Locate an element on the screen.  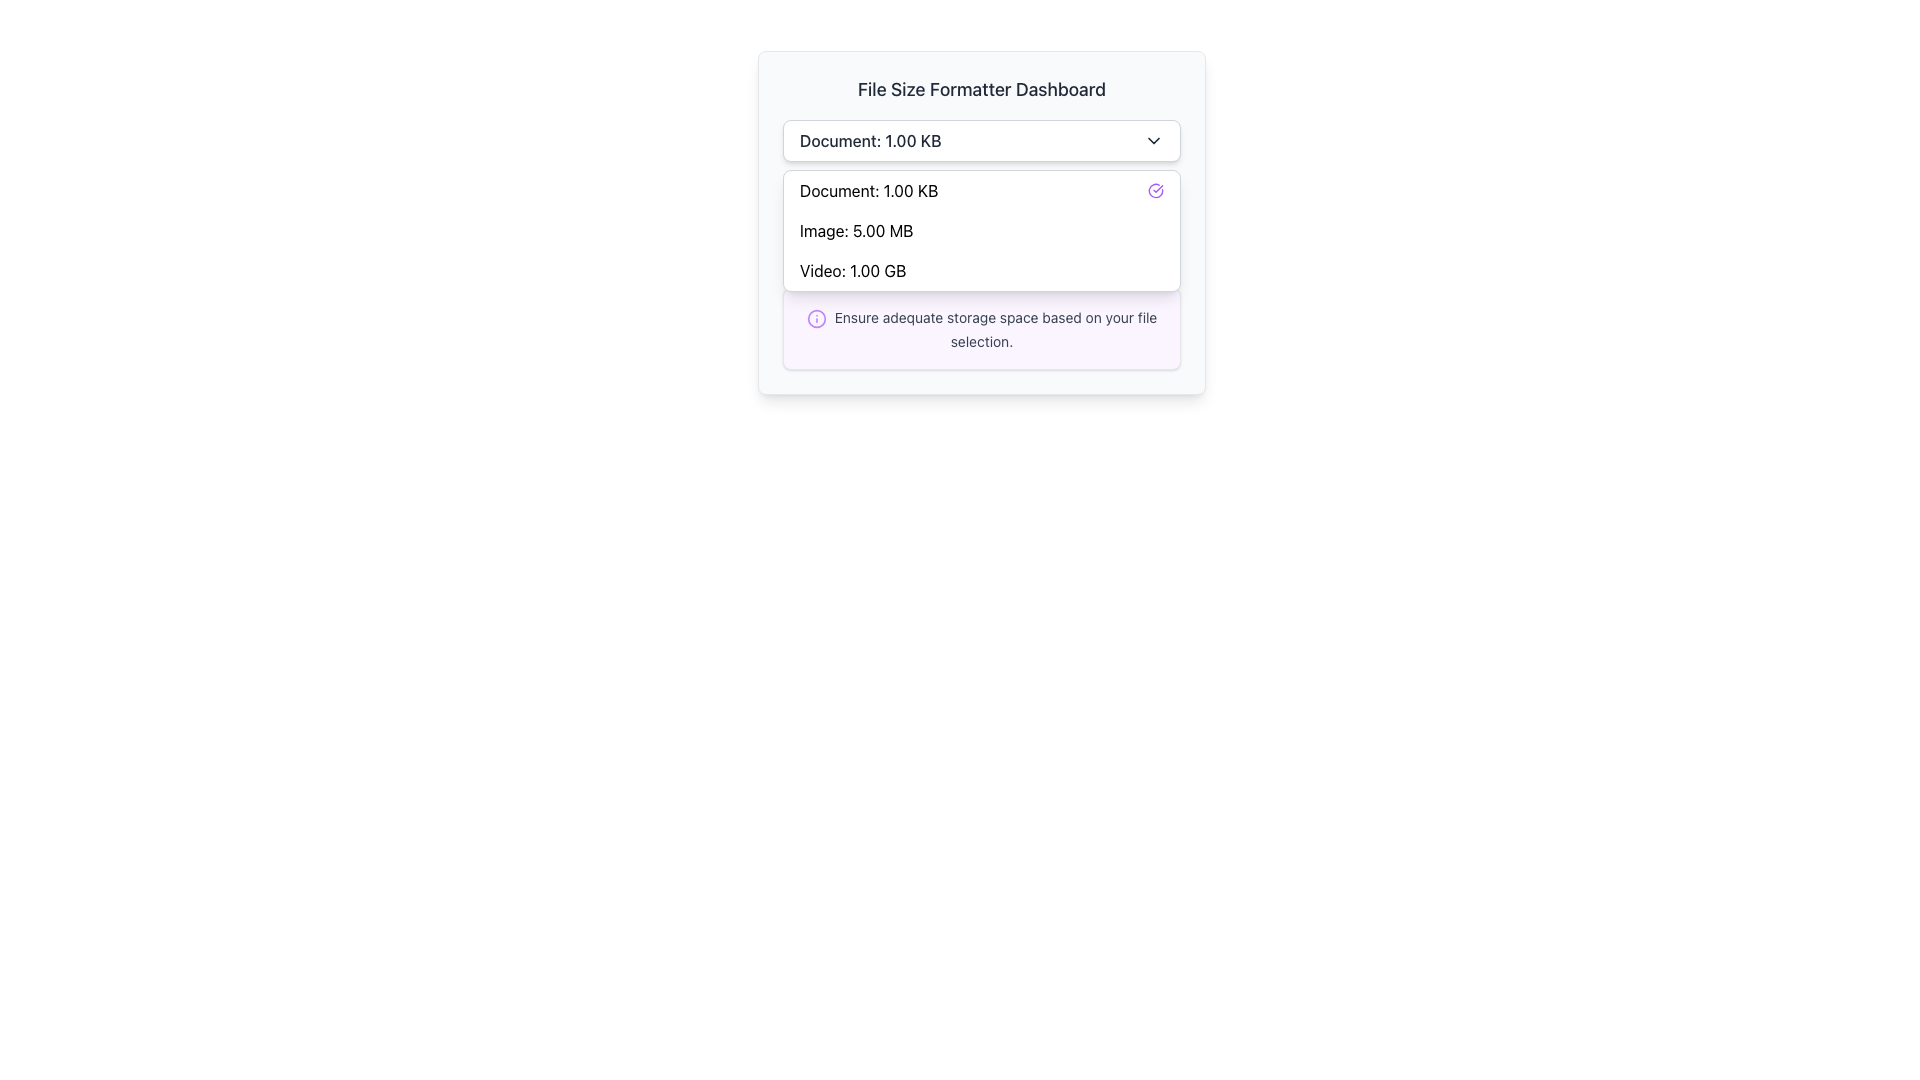
the circular informational icon with a purple outline located in the top-left corner of the message box containing the text 'Ensure adequate storage space based on your file selection.' is located at coordinates (816, 317).